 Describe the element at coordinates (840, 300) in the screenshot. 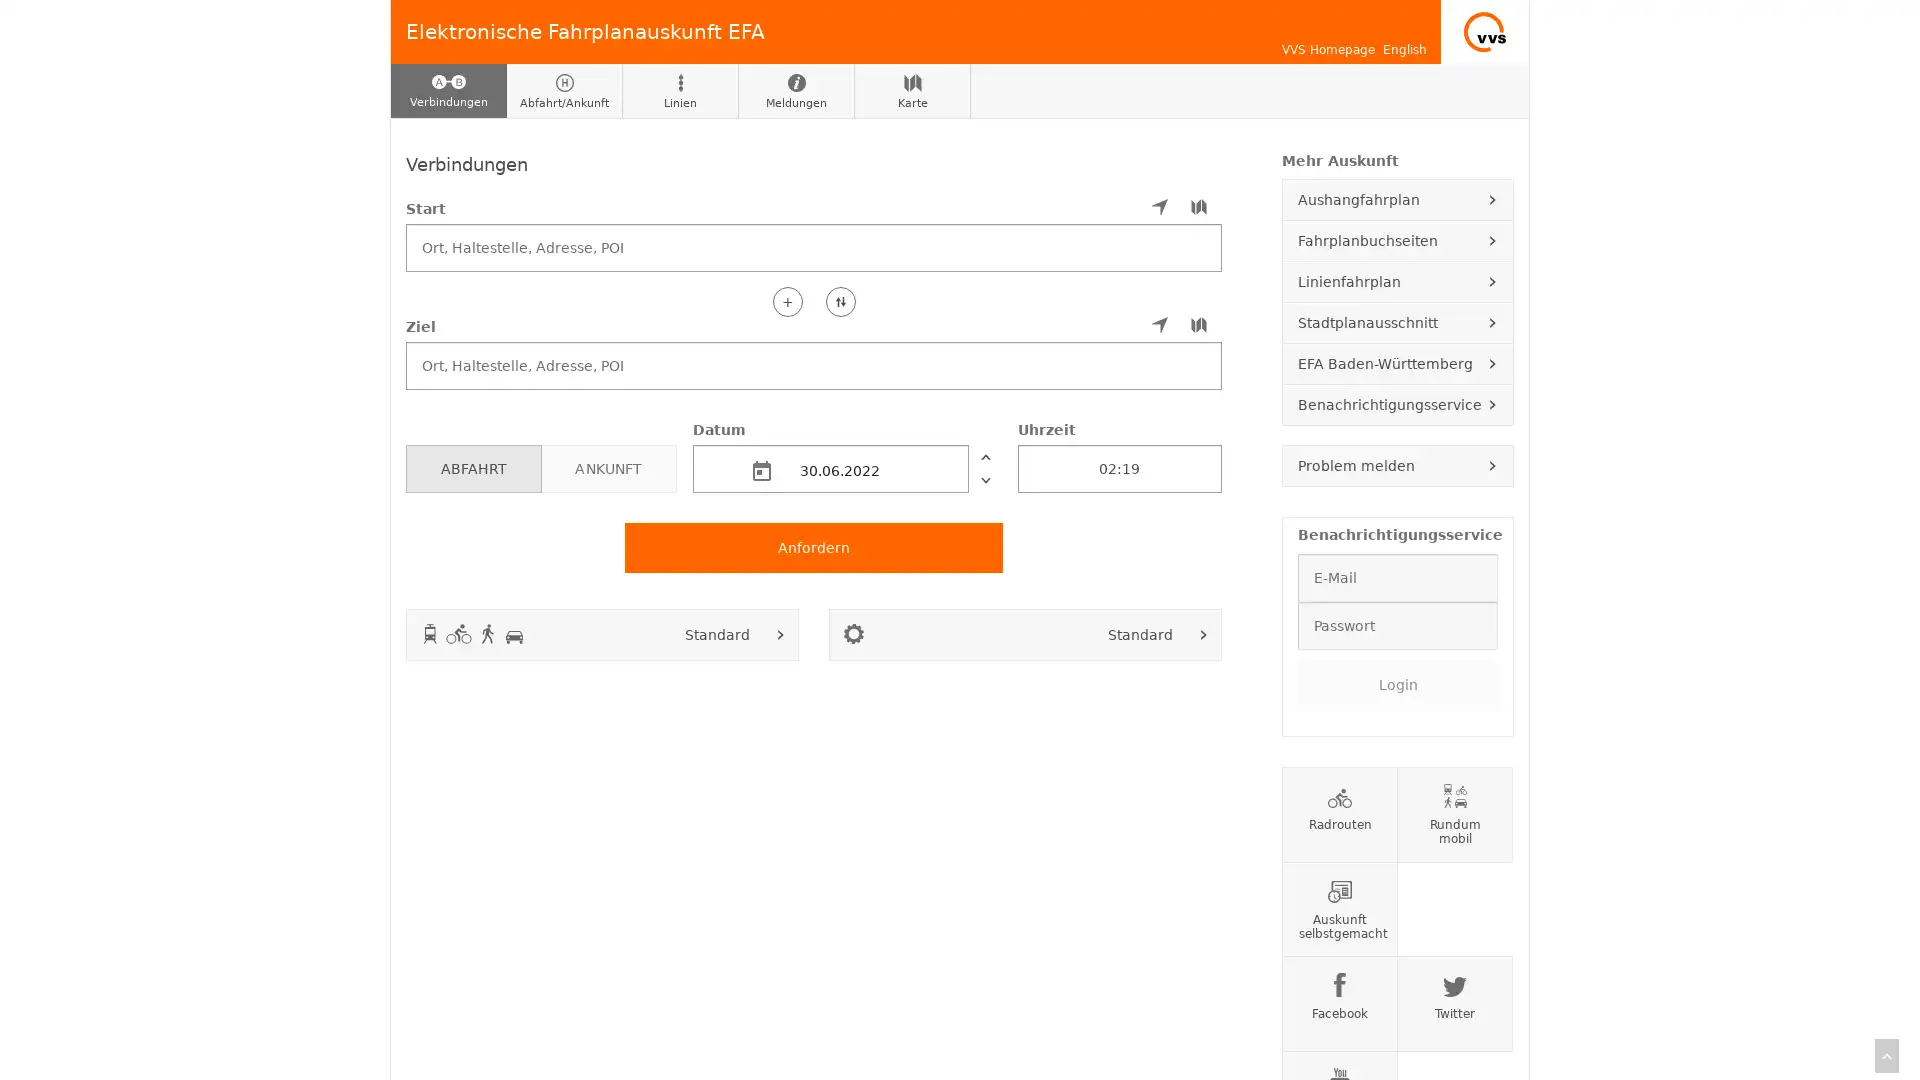

I see `Start und Ziel tauschen` at that location.